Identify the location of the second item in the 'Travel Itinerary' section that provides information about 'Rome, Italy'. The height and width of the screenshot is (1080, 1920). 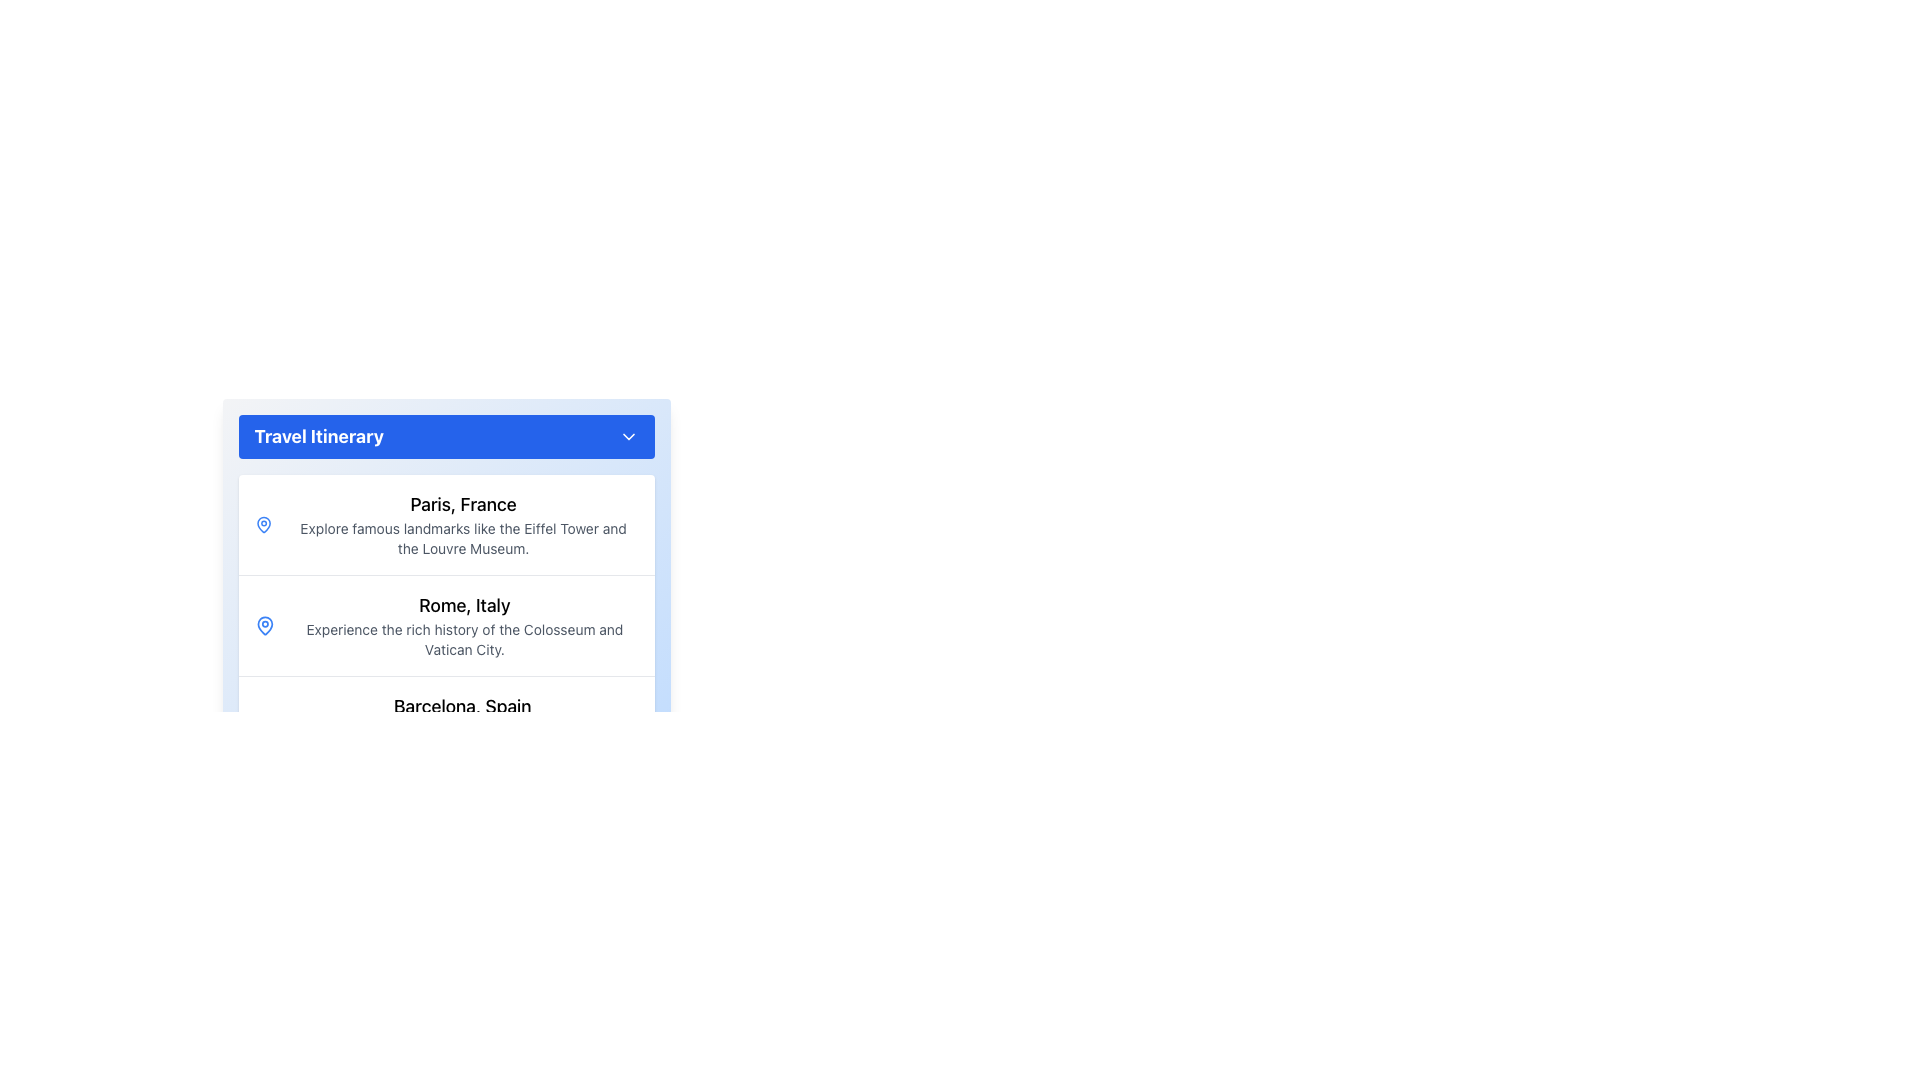
(463, 624).